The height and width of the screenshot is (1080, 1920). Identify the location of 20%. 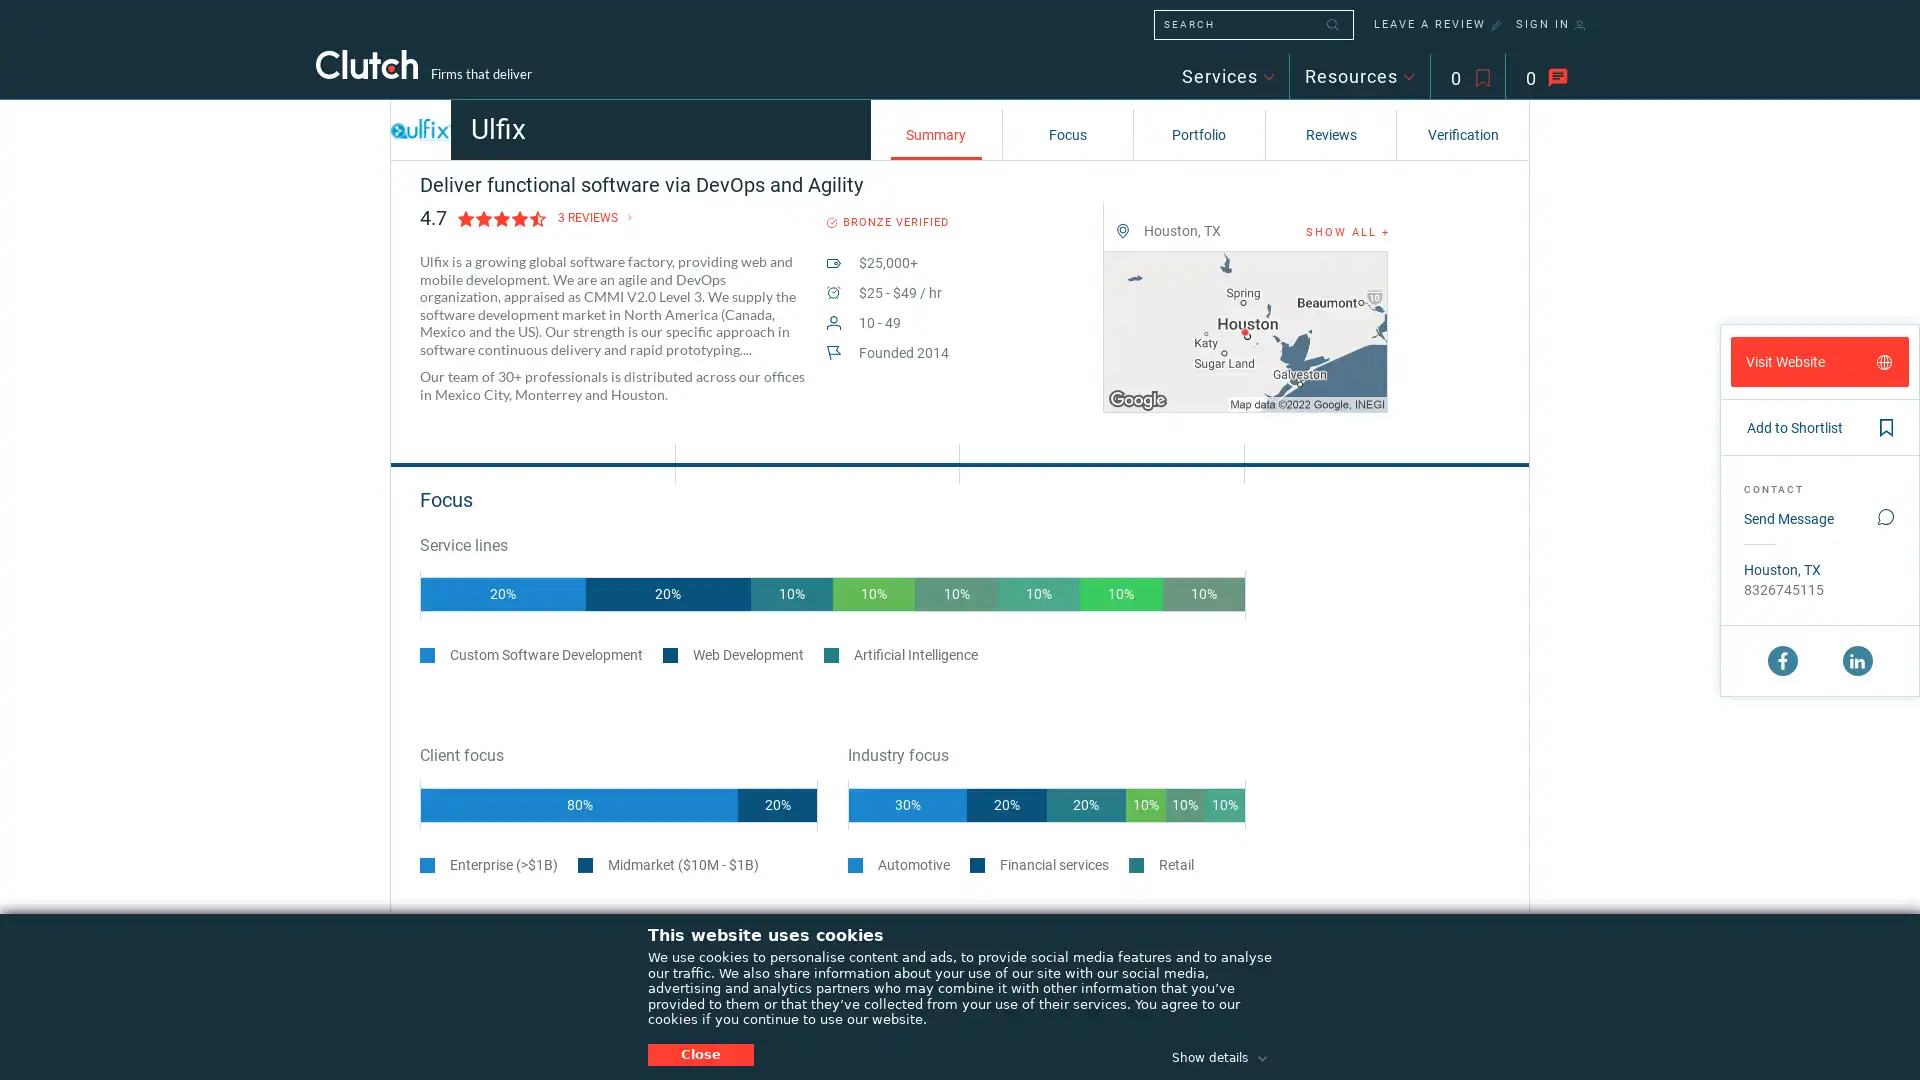
(667, 593).